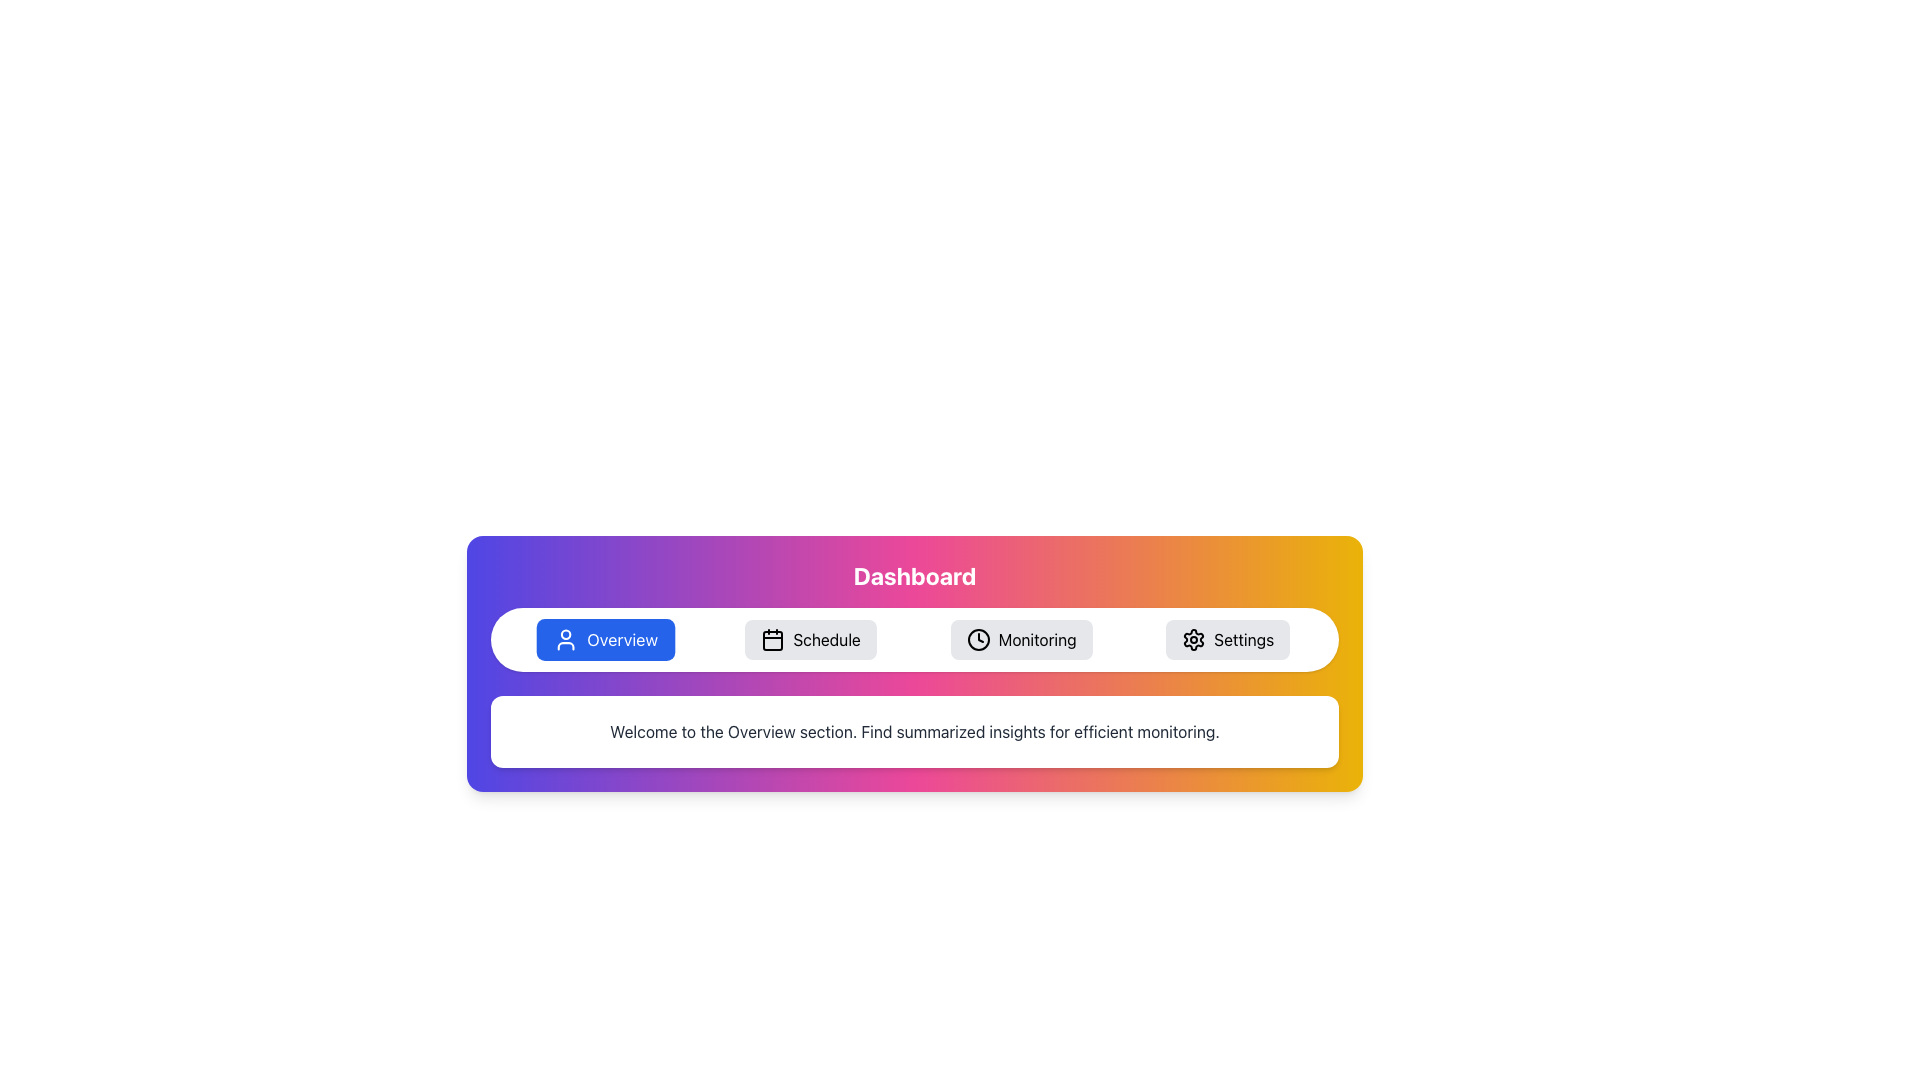  I want to click on the blue pill-shaped button labeled 'Overview' with a user icon on the left, so click(604, 640).